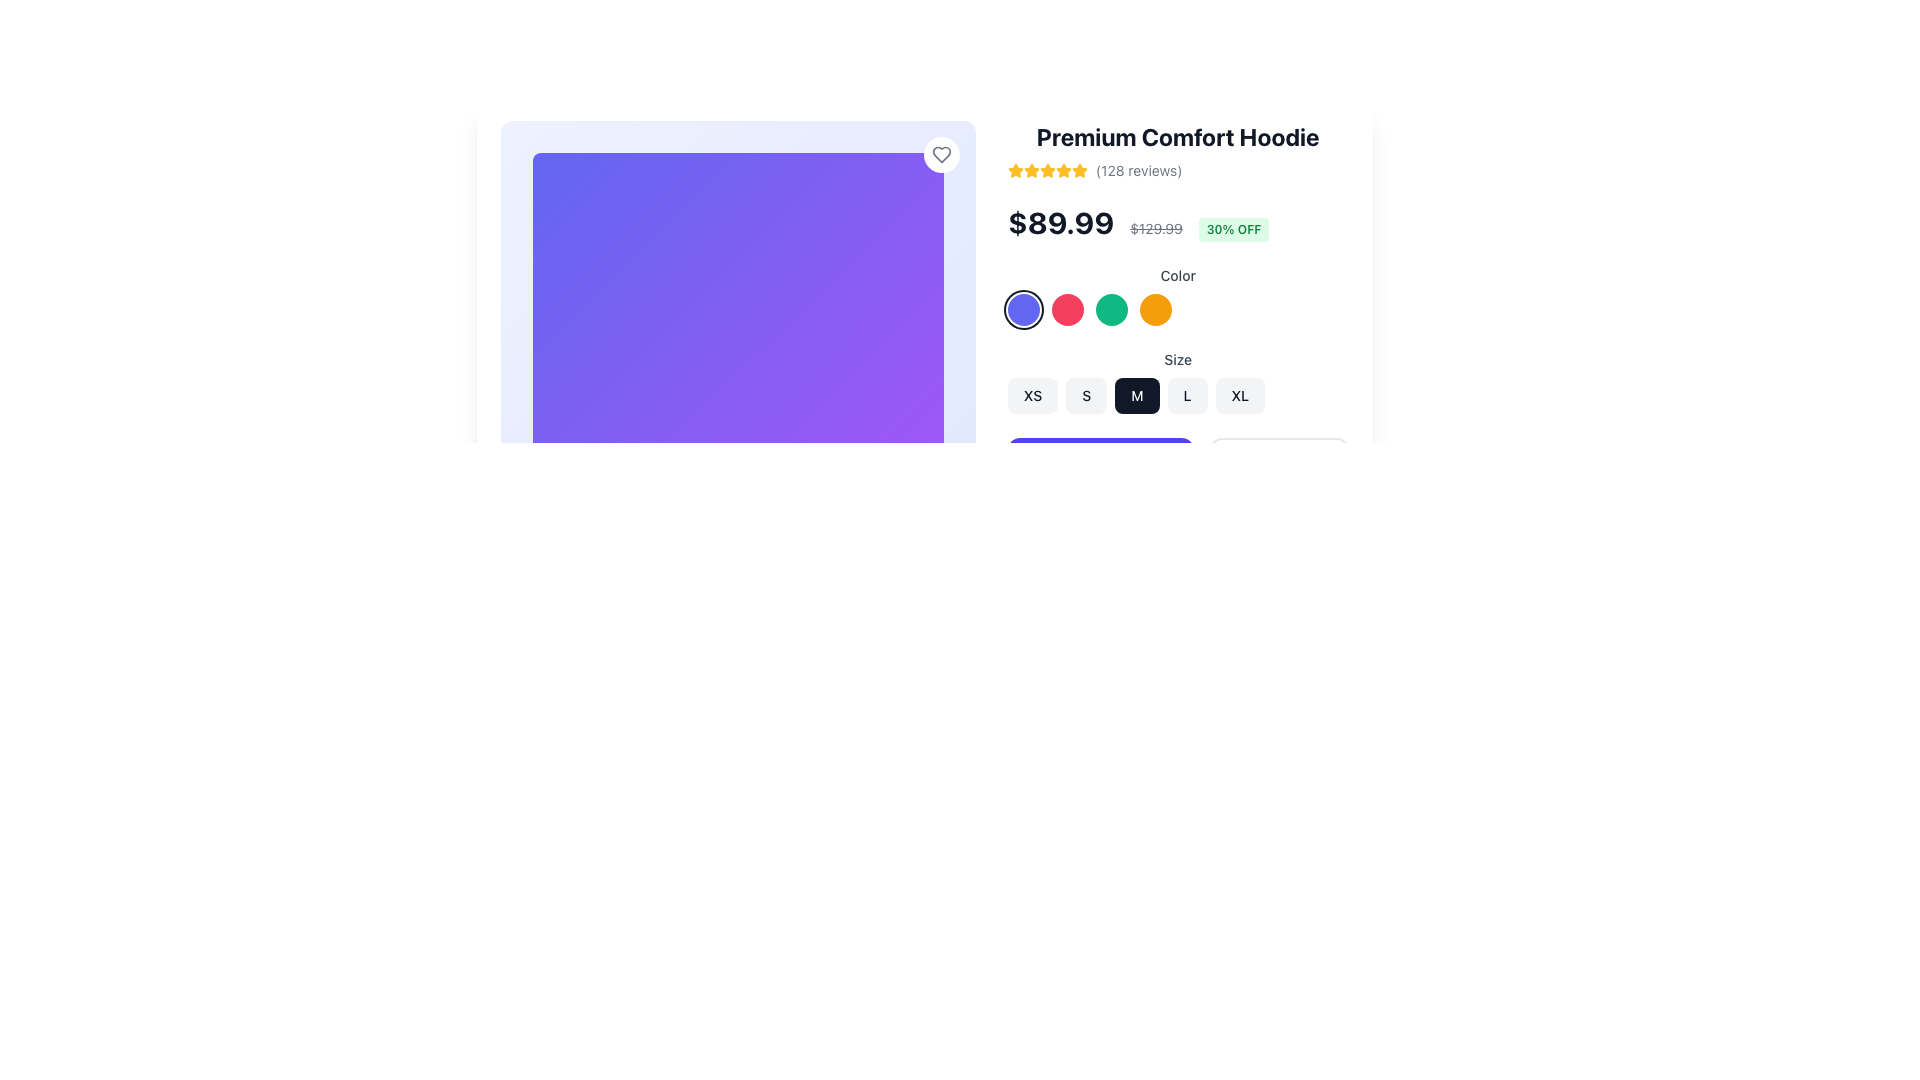  Describe the element at coordinates (1156, 227) in the screenshot. I see `the Text label that represents the original price of the item, which is positioned between the current price '$89.99' on the left and the discount label '30% OFF' on the right` at that location.